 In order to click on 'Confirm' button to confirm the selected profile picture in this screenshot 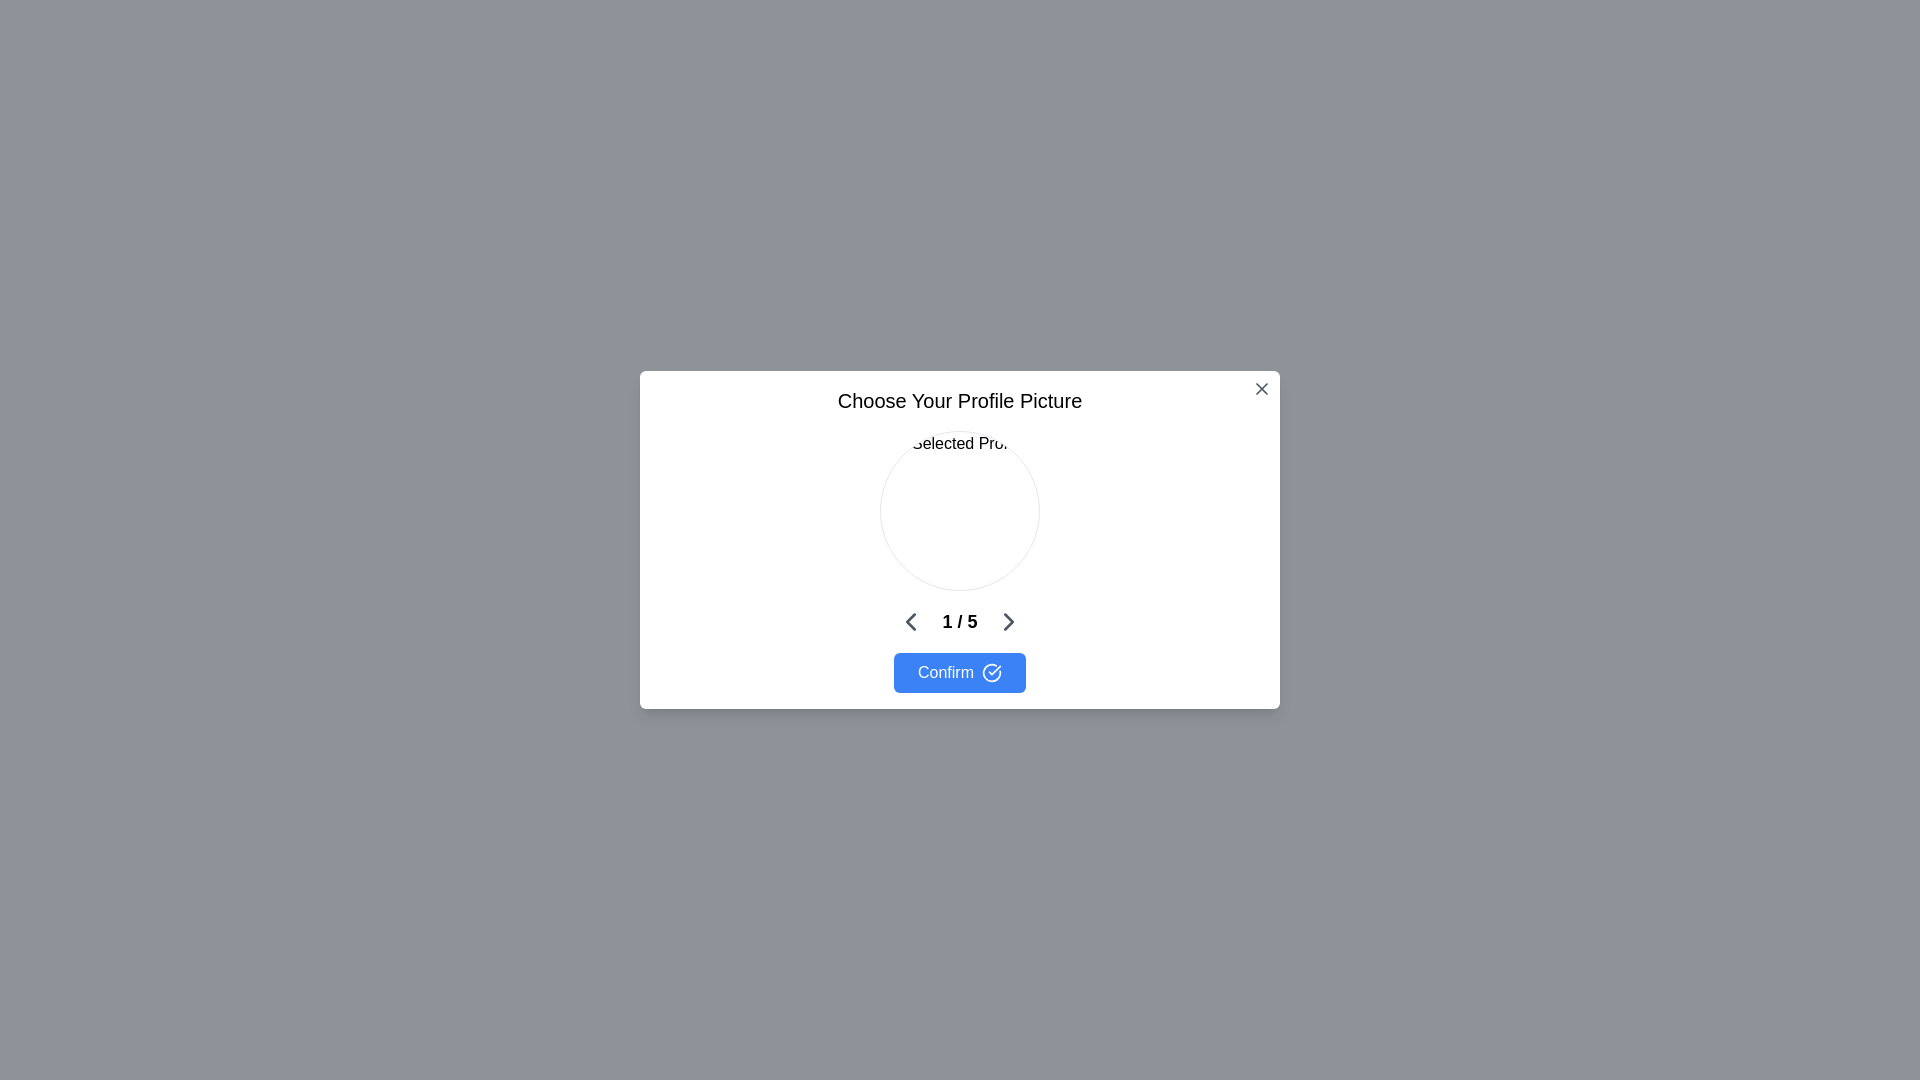, I will do `click(960, 672)`.